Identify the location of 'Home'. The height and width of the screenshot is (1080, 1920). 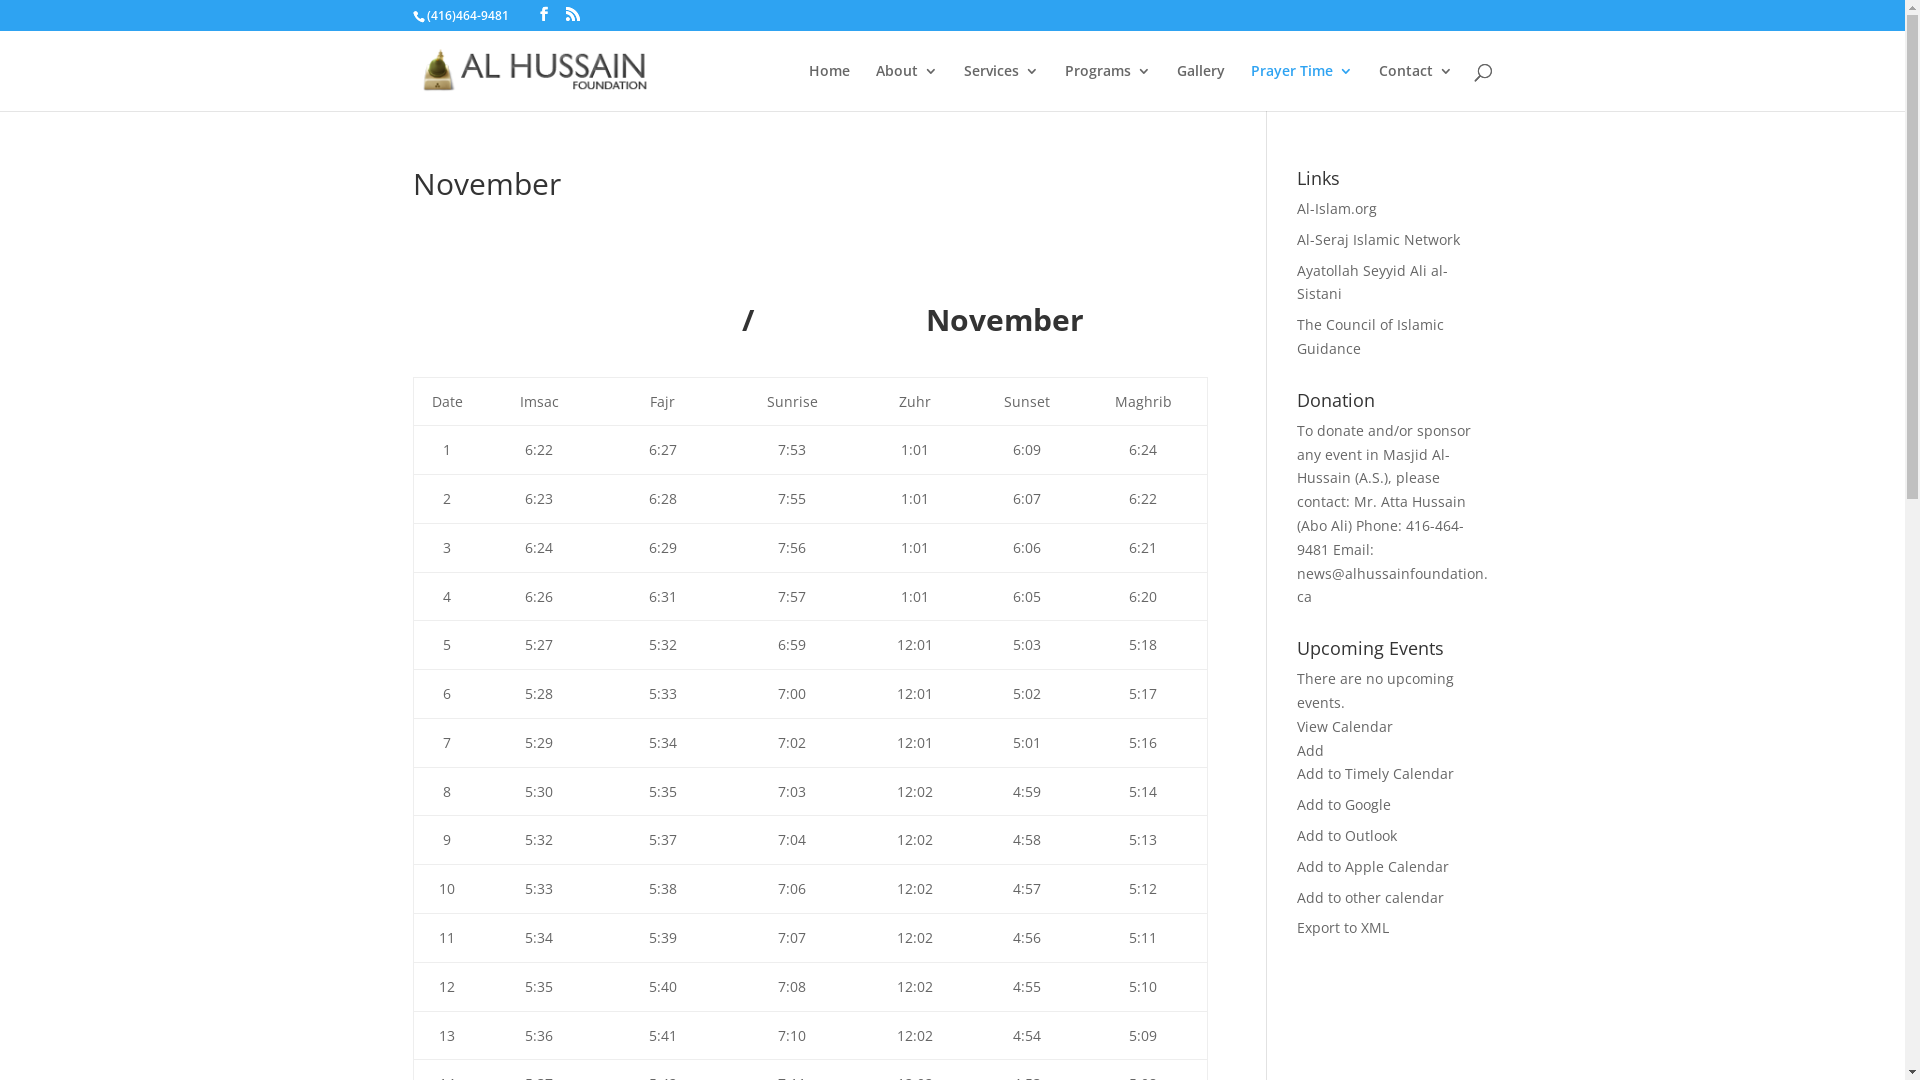
(807, 86).